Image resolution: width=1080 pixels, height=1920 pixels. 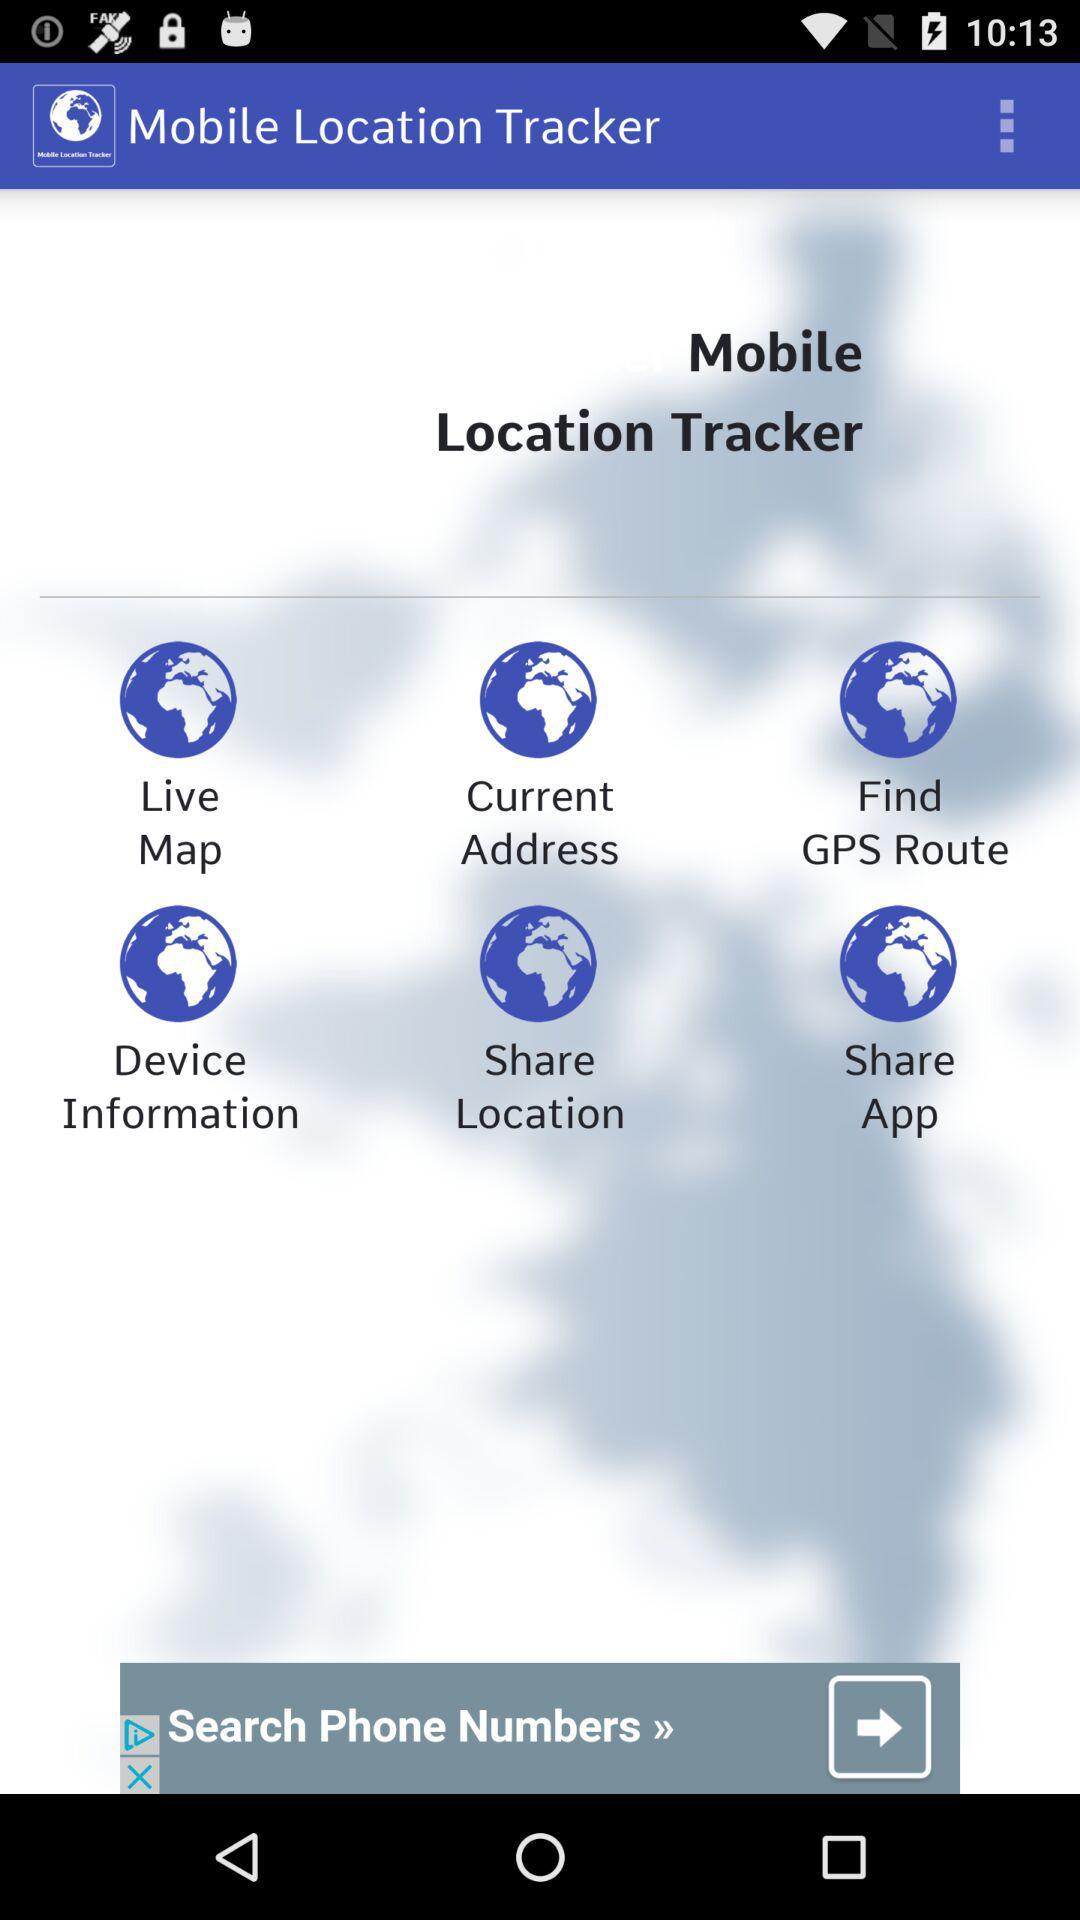 I want to click on search phone number advertisements, so click(x=540, y=1727).